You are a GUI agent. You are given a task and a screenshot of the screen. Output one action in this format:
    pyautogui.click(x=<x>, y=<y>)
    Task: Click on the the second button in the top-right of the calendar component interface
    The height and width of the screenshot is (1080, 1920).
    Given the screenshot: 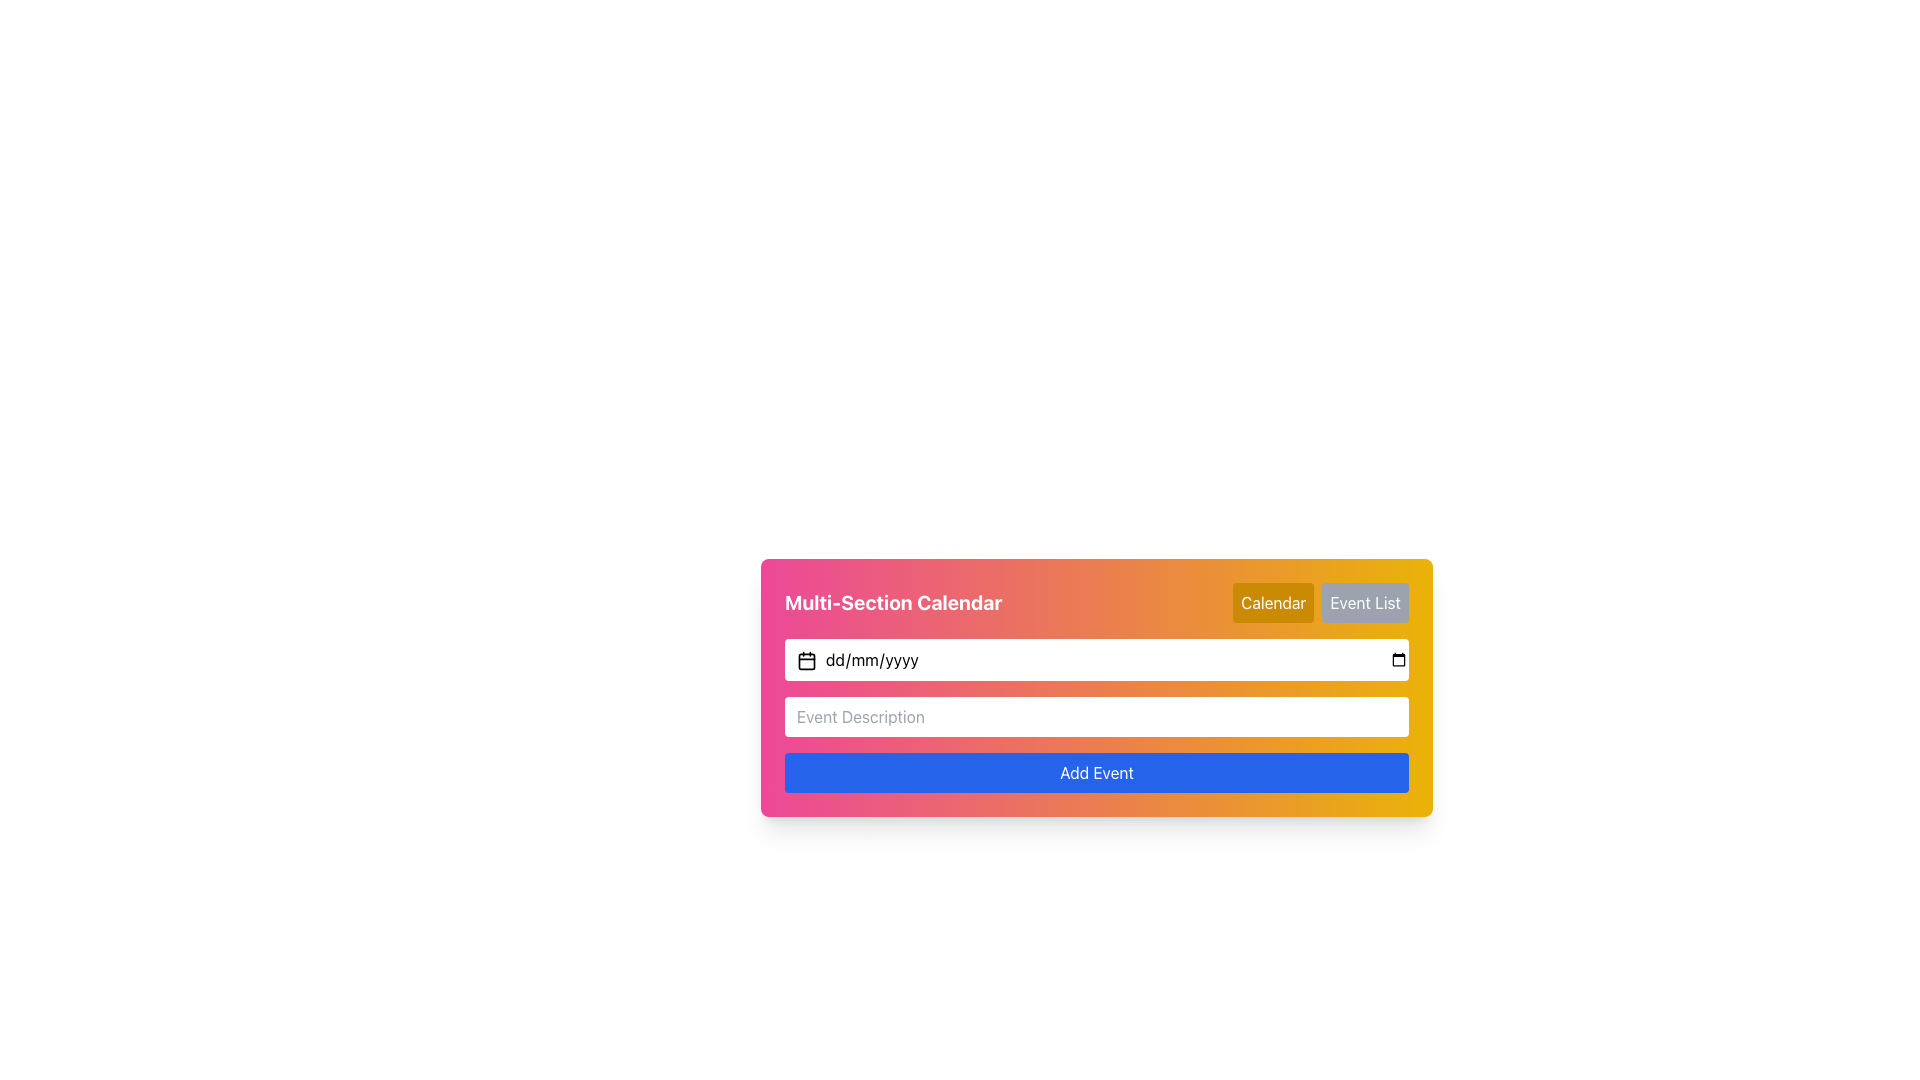 What is the action you would take?
    pyautogui.click(x=1364, y=601)
    